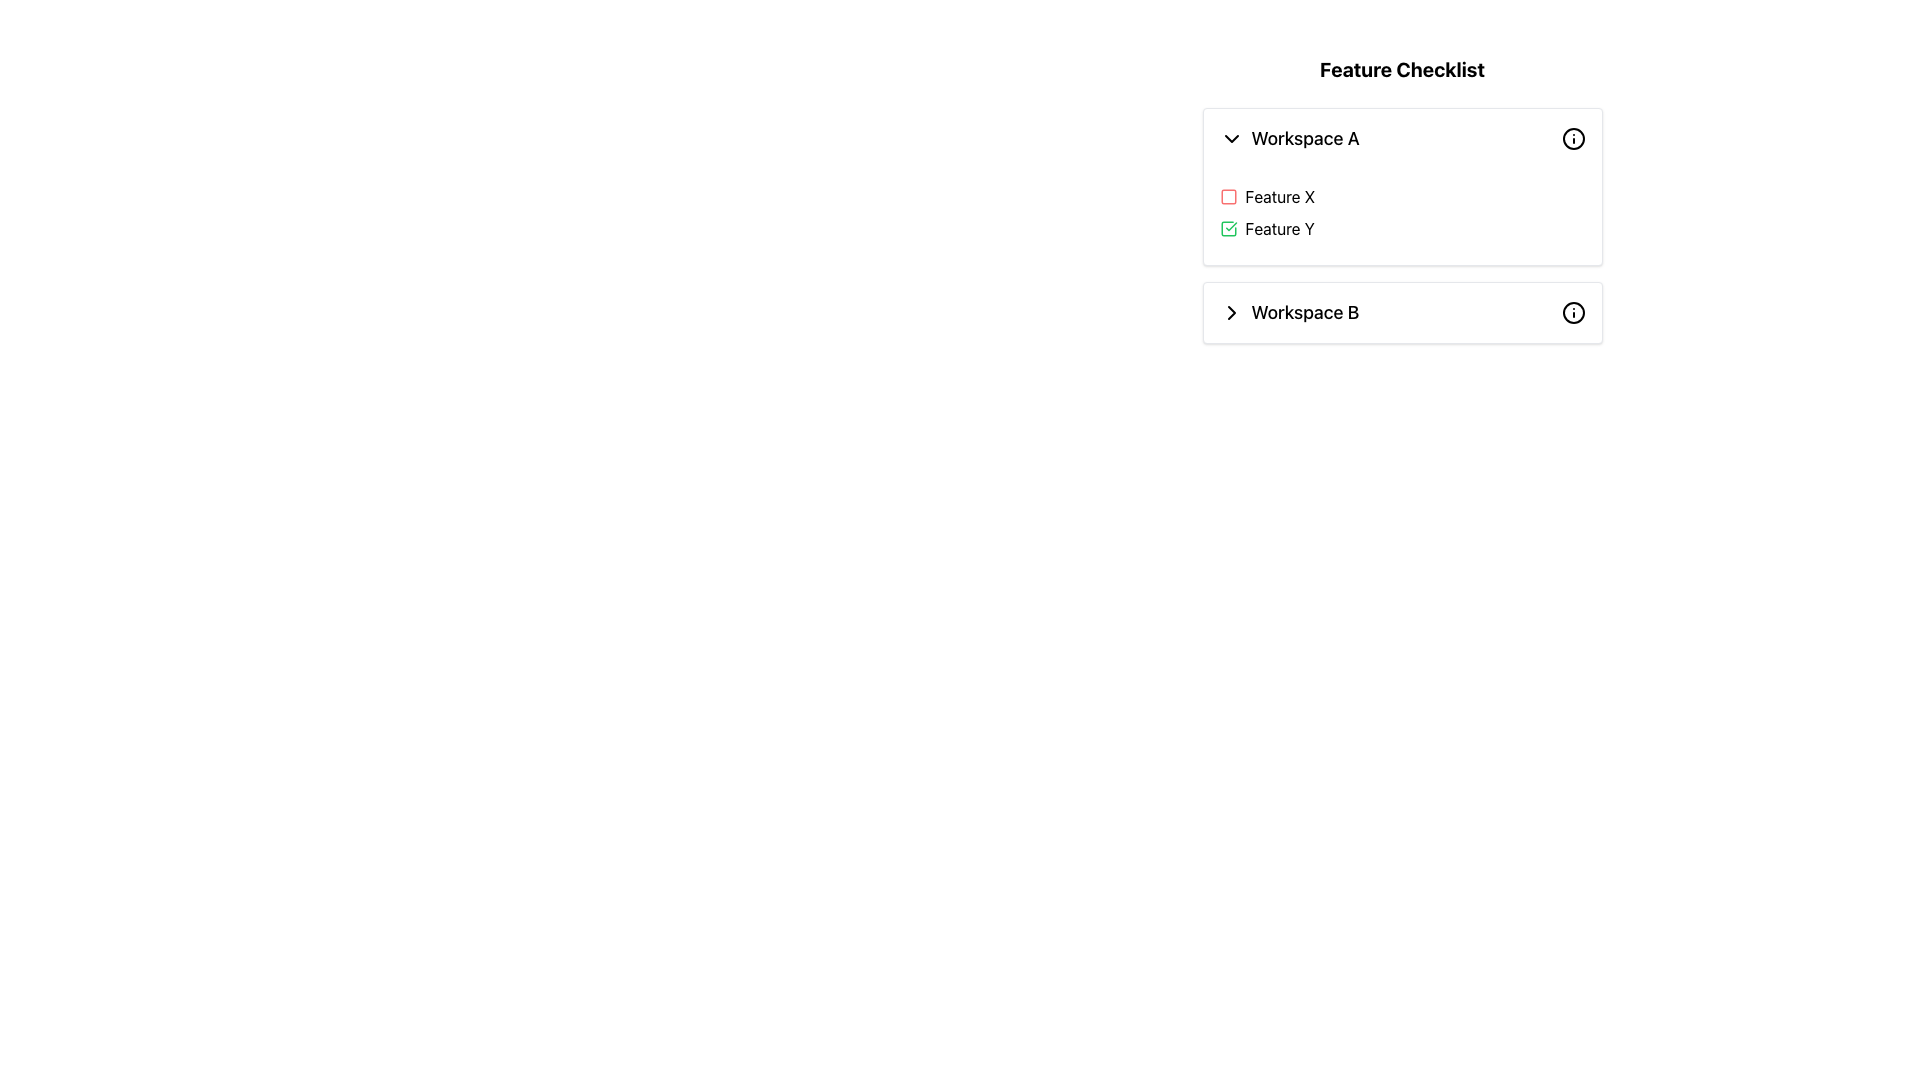  What do you see at coordinates (1227, 227) in the screenshot?
I see `the Checkbox representing the selected state for 'Feature Y'` at bounding box center [1227, 227].